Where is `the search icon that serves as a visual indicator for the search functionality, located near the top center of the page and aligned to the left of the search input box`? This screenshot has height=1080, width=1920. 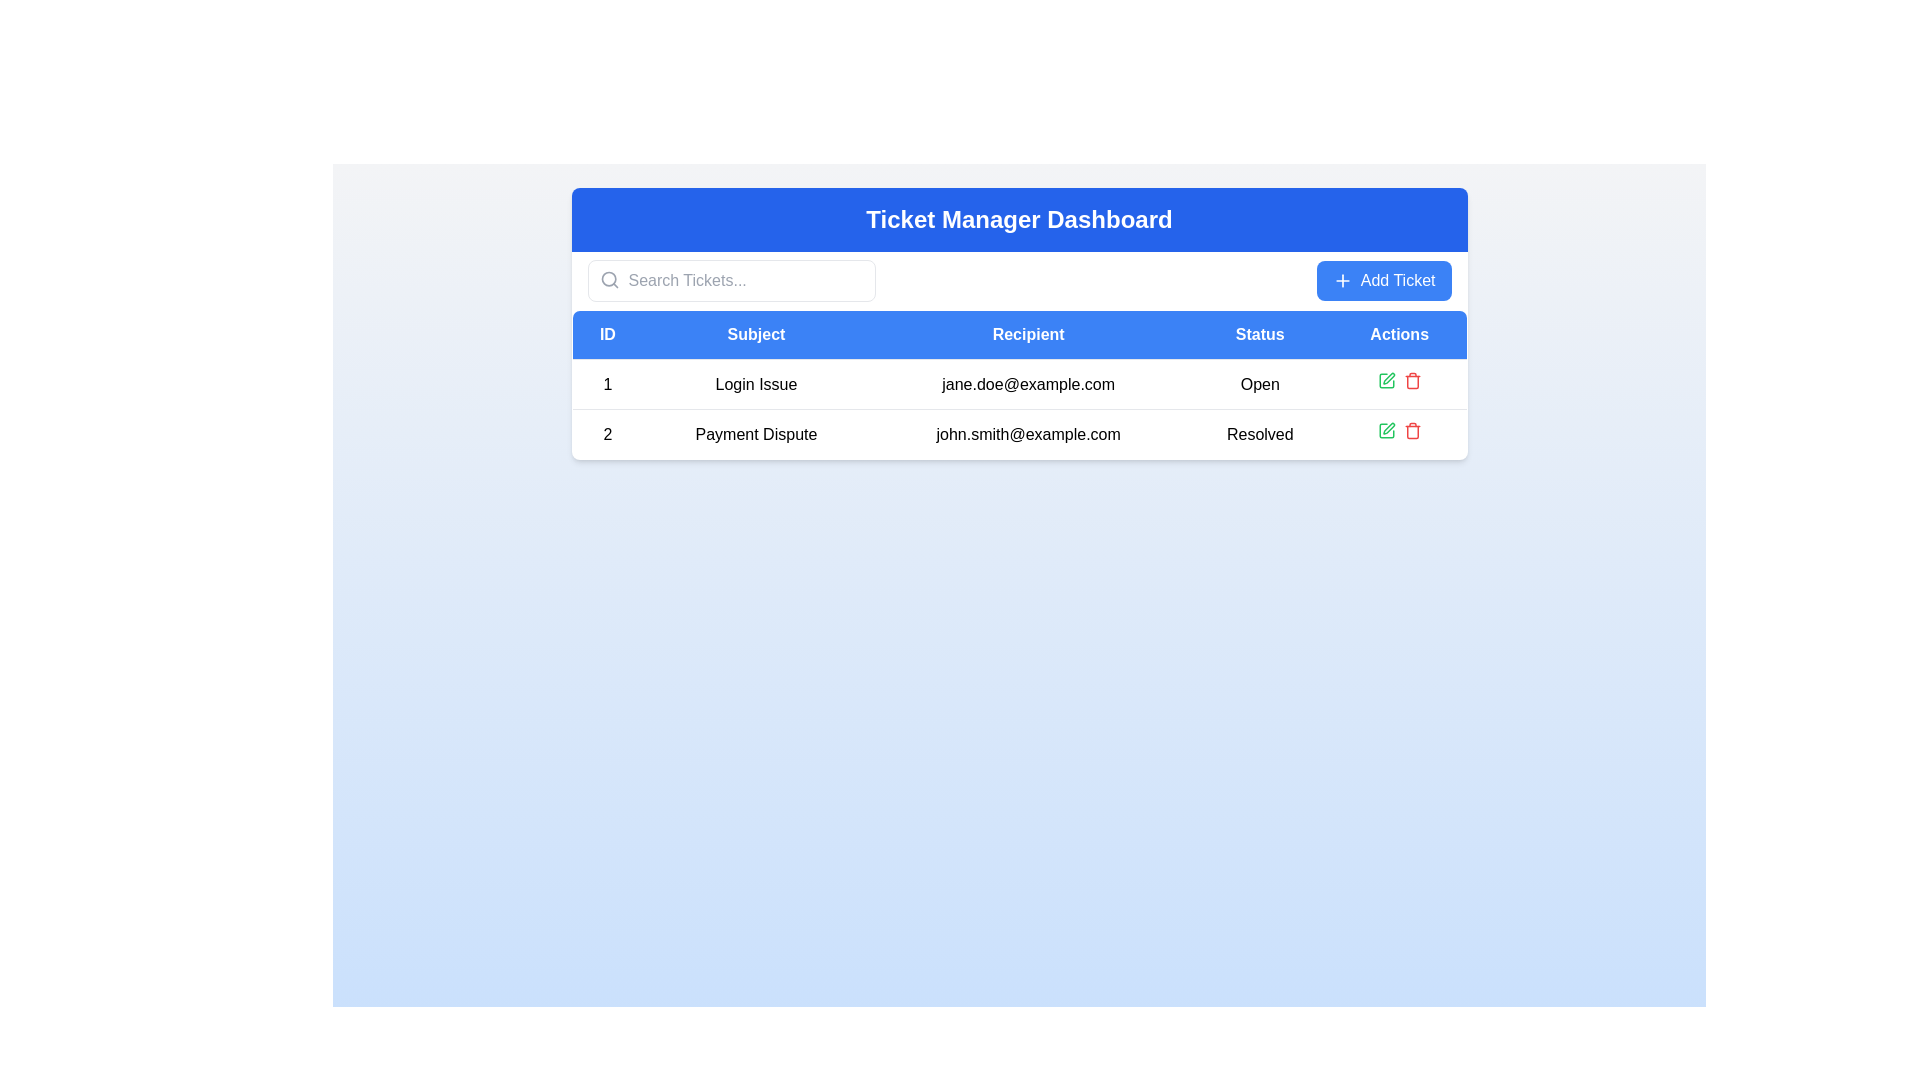
the search icon that serves as a visual indicator for the search functionality, located near the top center of the page and aligned to the left of the search input box is located at coordinates (608, 280).